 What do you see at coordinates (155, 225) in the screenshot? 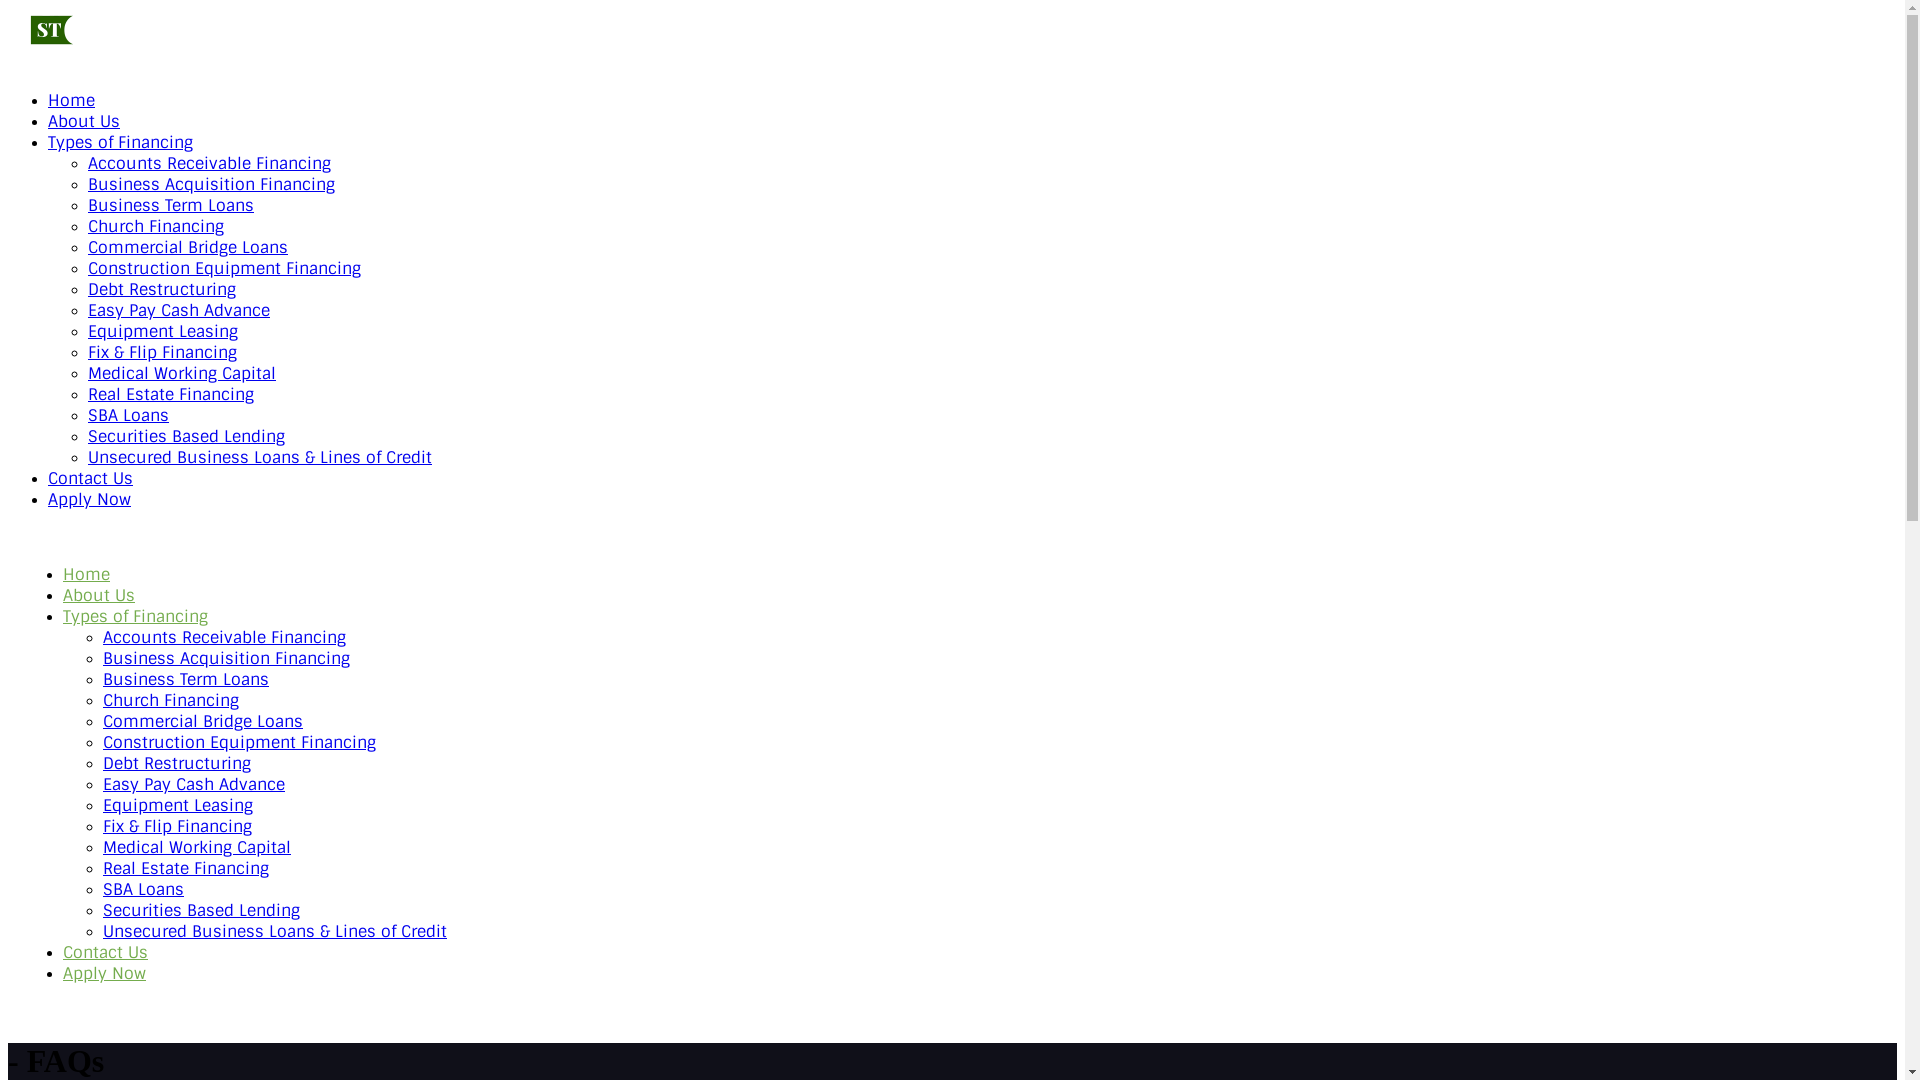
I see `'Church Financing'` at bounding box center [155, 225].